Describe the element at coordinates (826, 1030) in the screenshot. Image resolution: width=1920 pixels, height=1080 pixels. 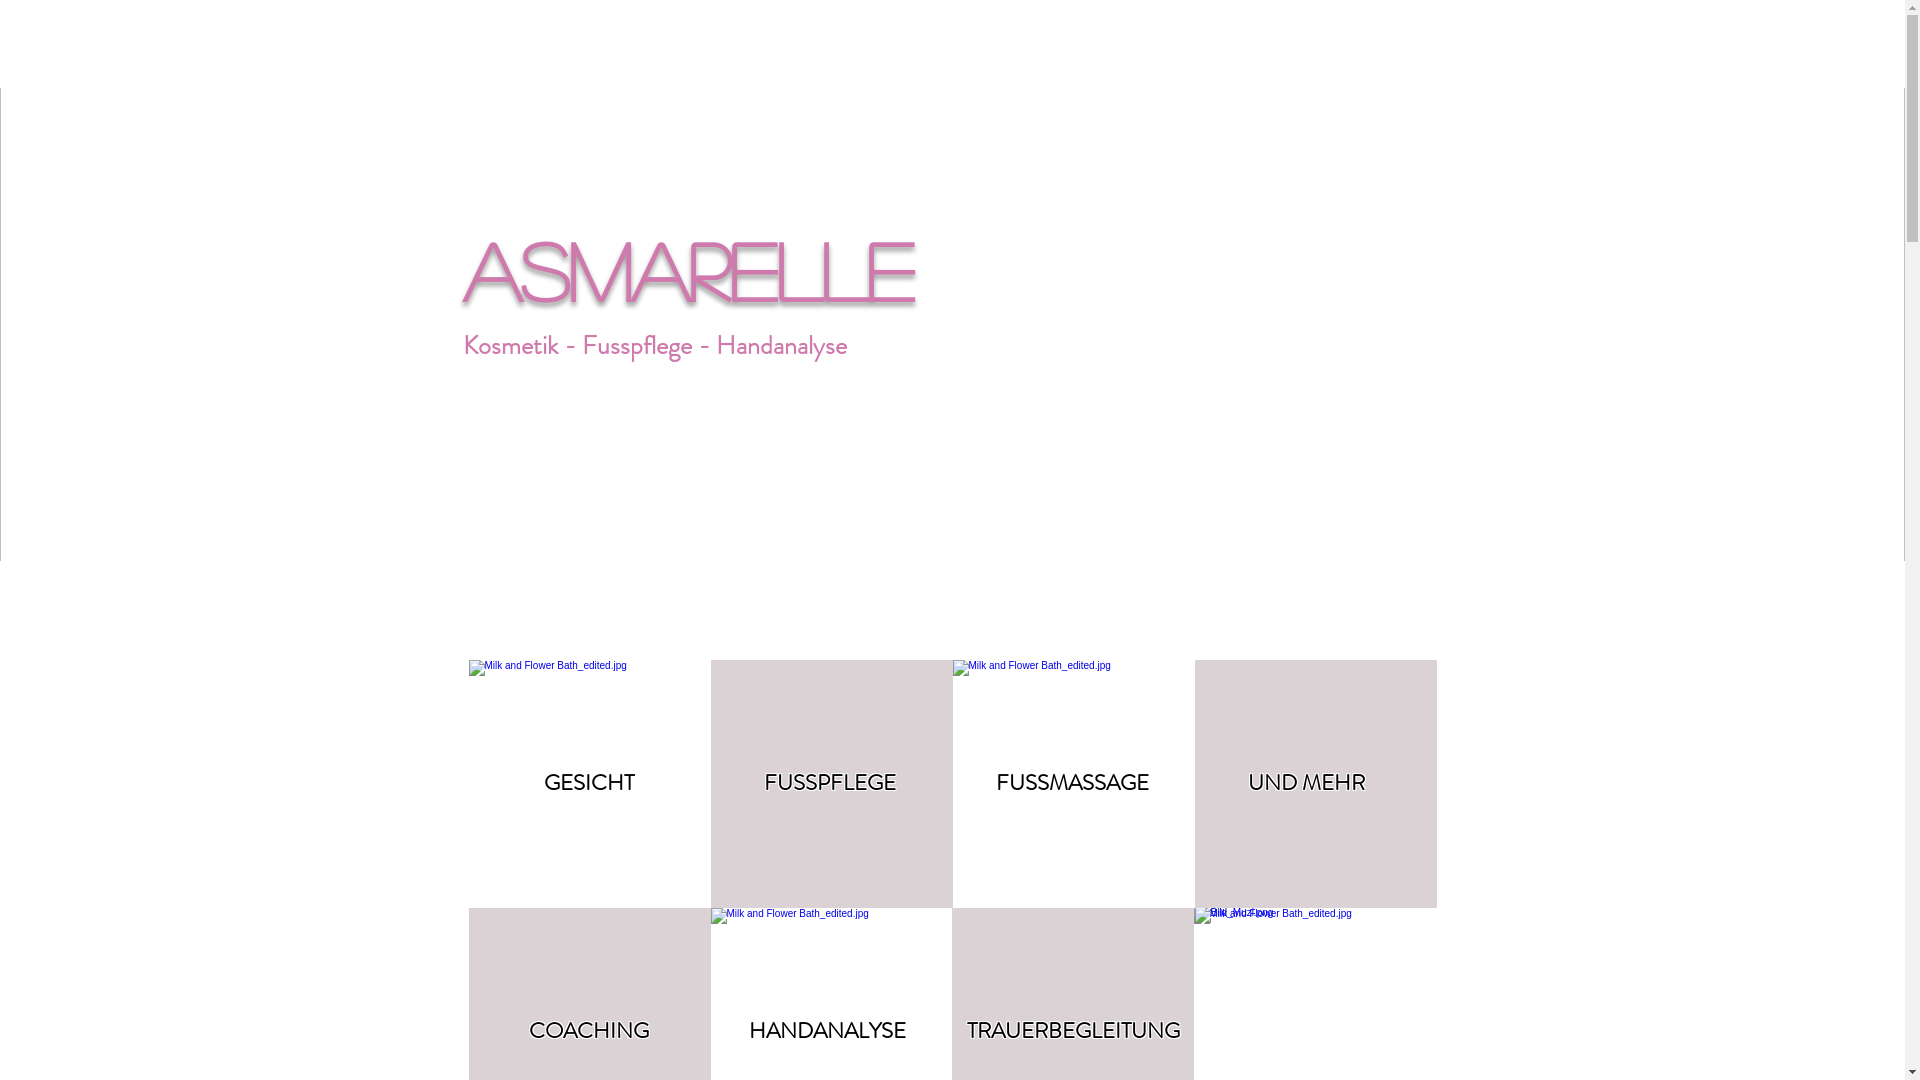
I see `'HANDANALYSE'` at that location.